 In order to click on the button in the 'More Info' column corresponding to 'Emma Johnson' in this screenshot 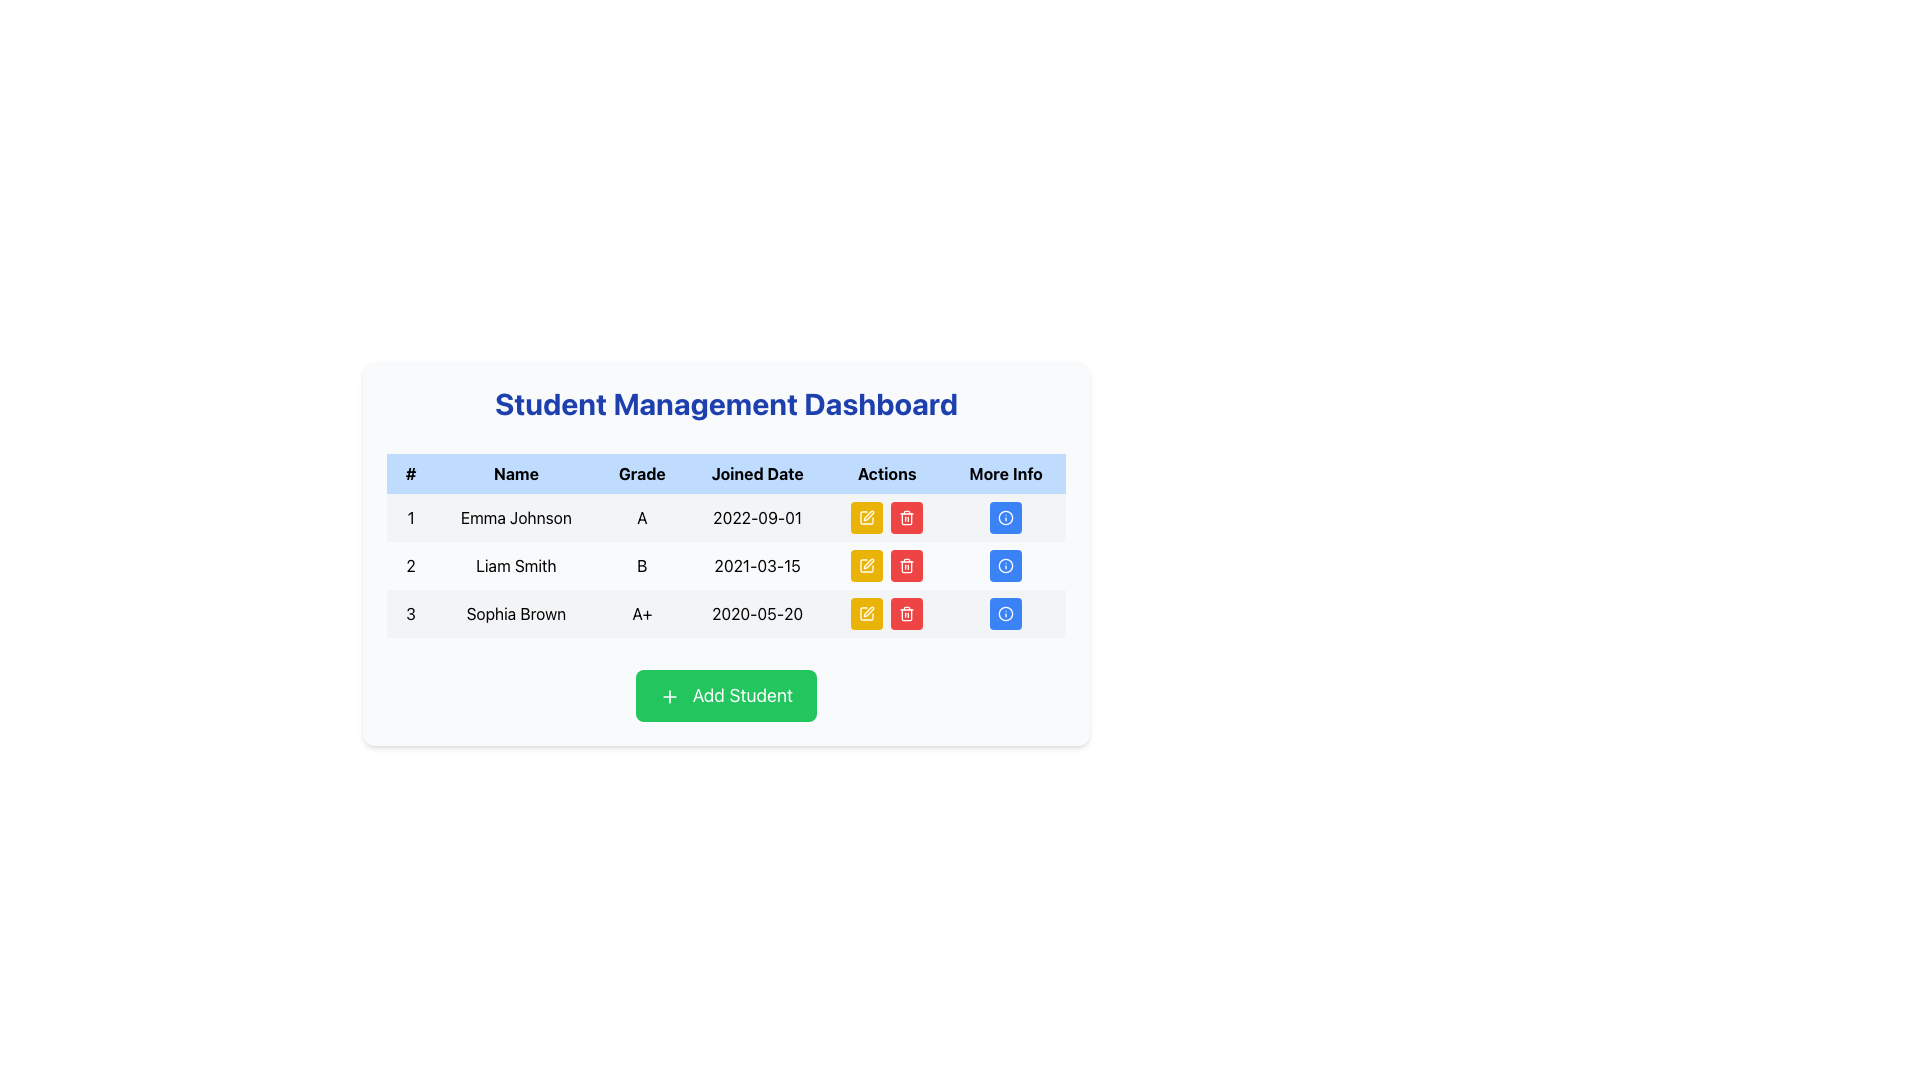, I will do `click(1006, 516)`.